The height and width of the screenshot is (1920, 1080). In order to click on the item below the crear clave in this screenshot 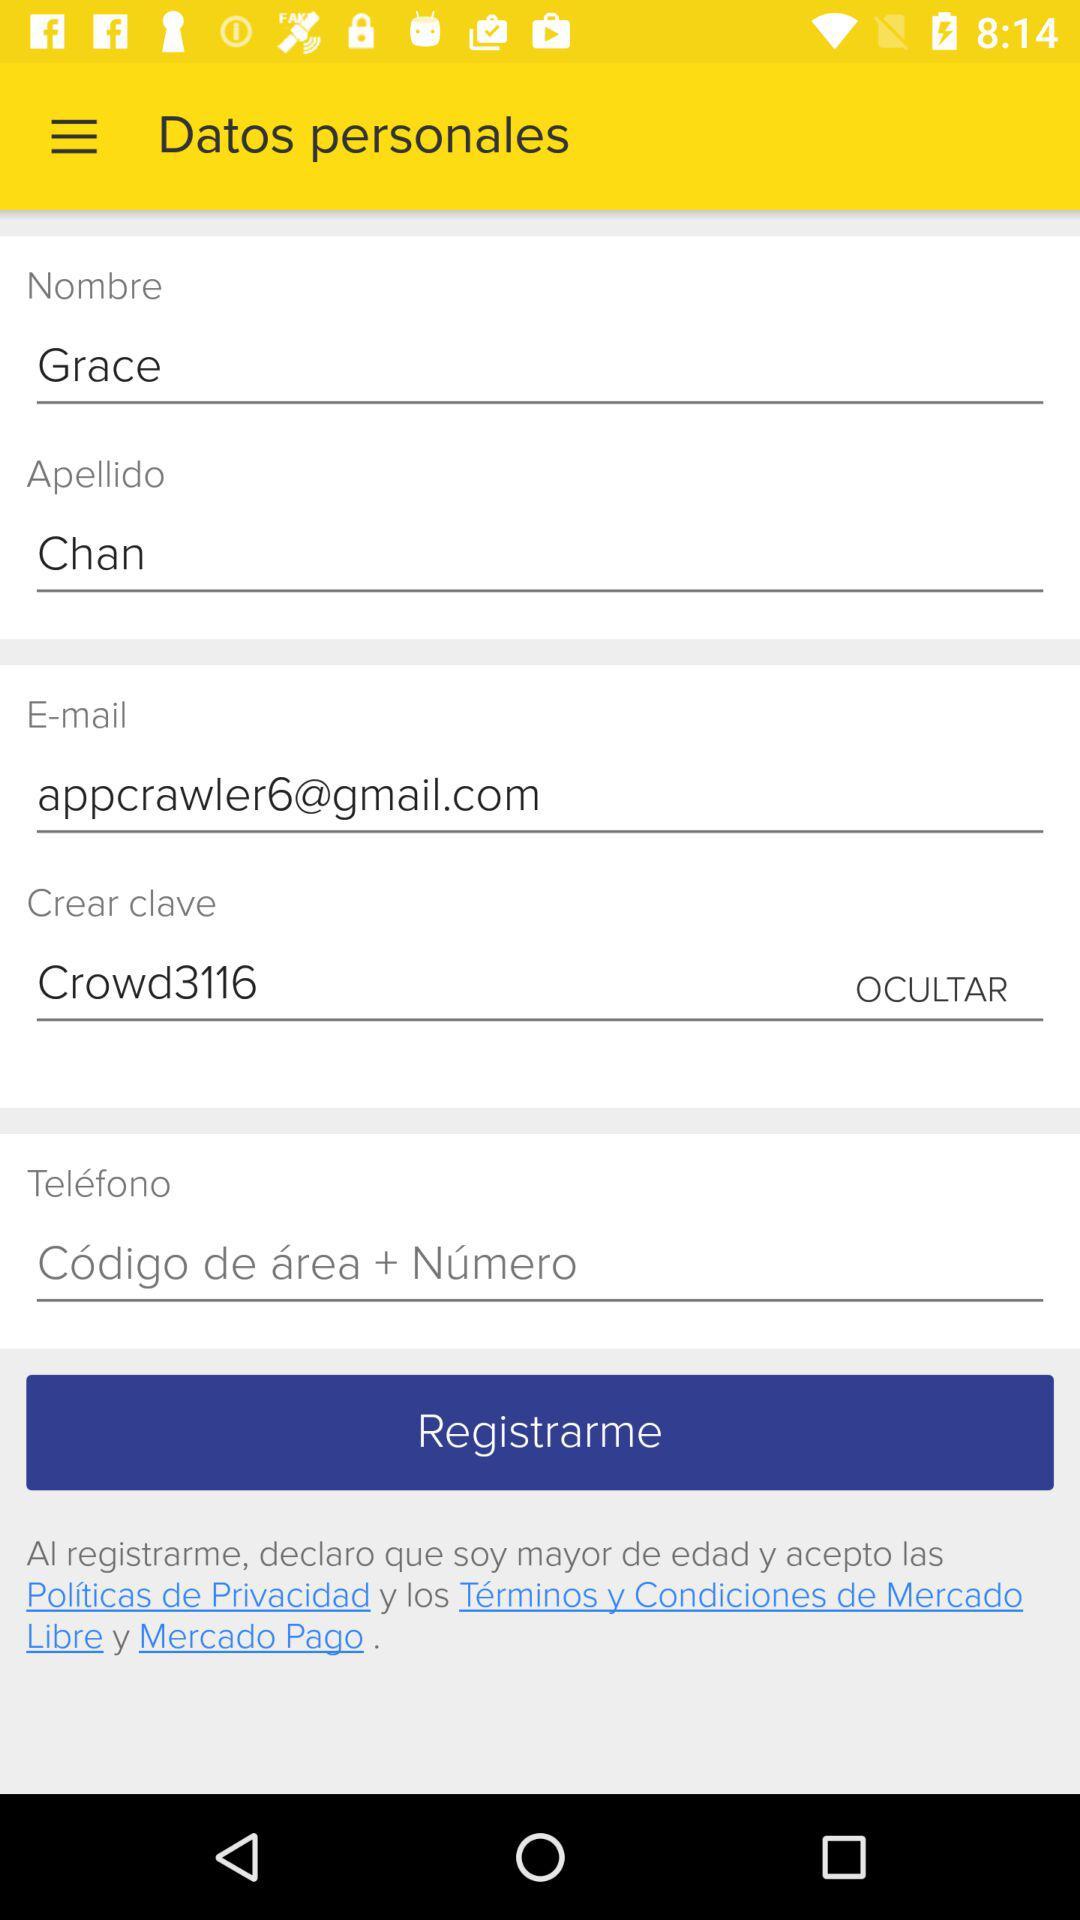, I will do `click(540, 984)`.